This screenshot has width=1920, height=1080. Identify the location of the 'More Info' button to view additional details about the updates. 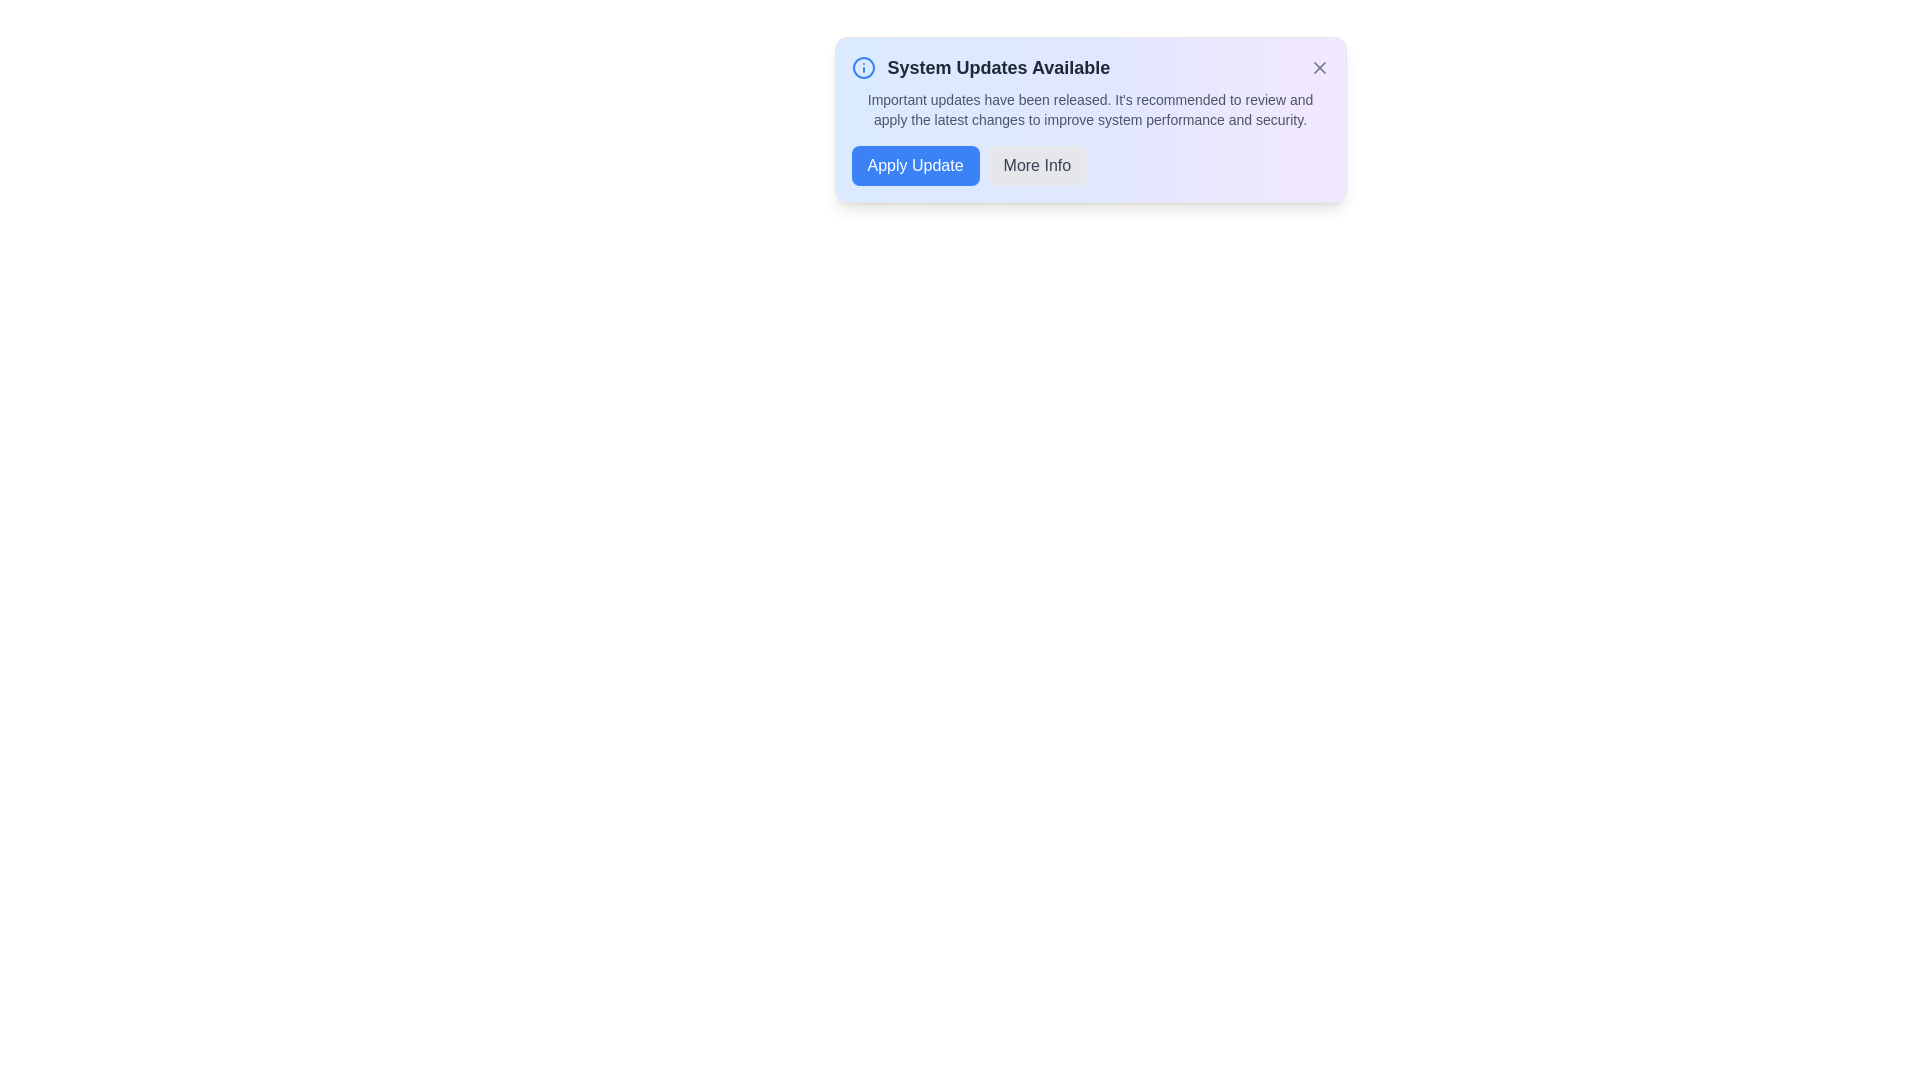
(1037, 164).